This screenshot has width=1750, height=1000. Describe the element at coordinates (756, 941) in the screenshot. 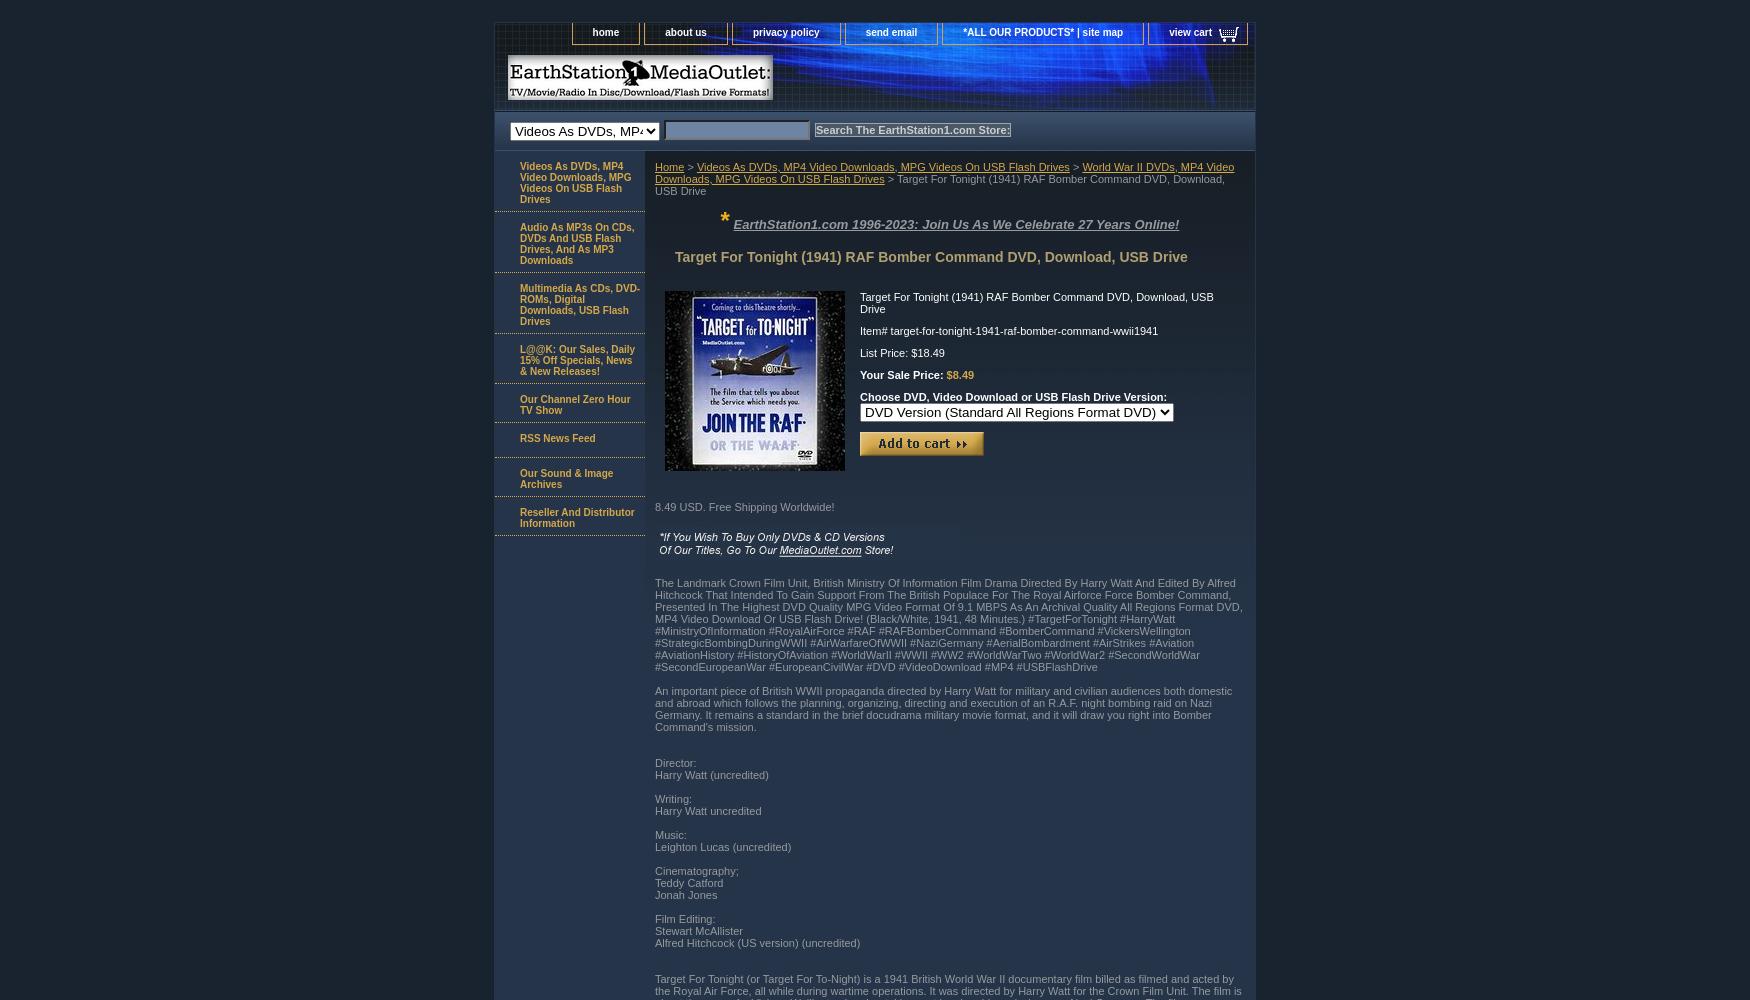

I see `'Alfred Hitchcock	 	(US version) (uncredited)'` at that location.